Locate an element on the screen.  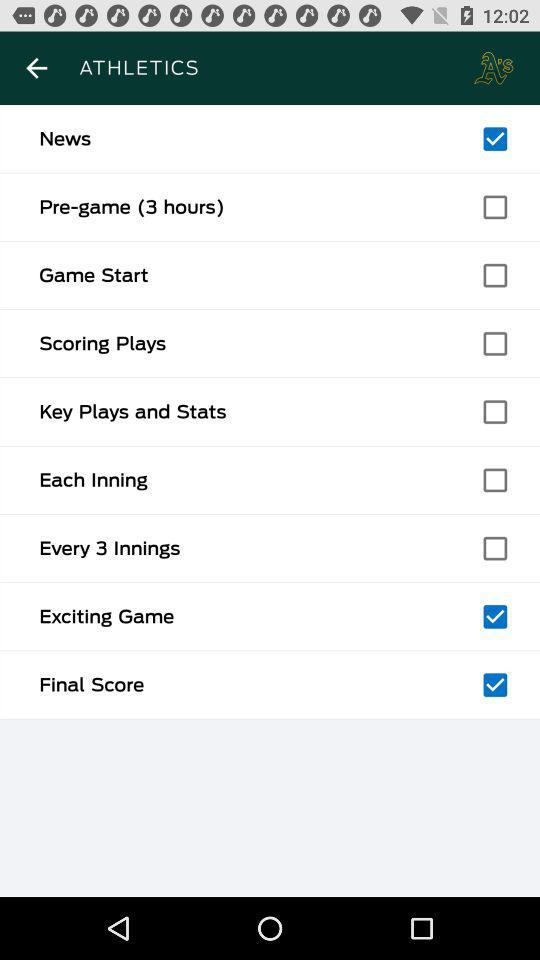
tick box is located at coordinates (494, 274).